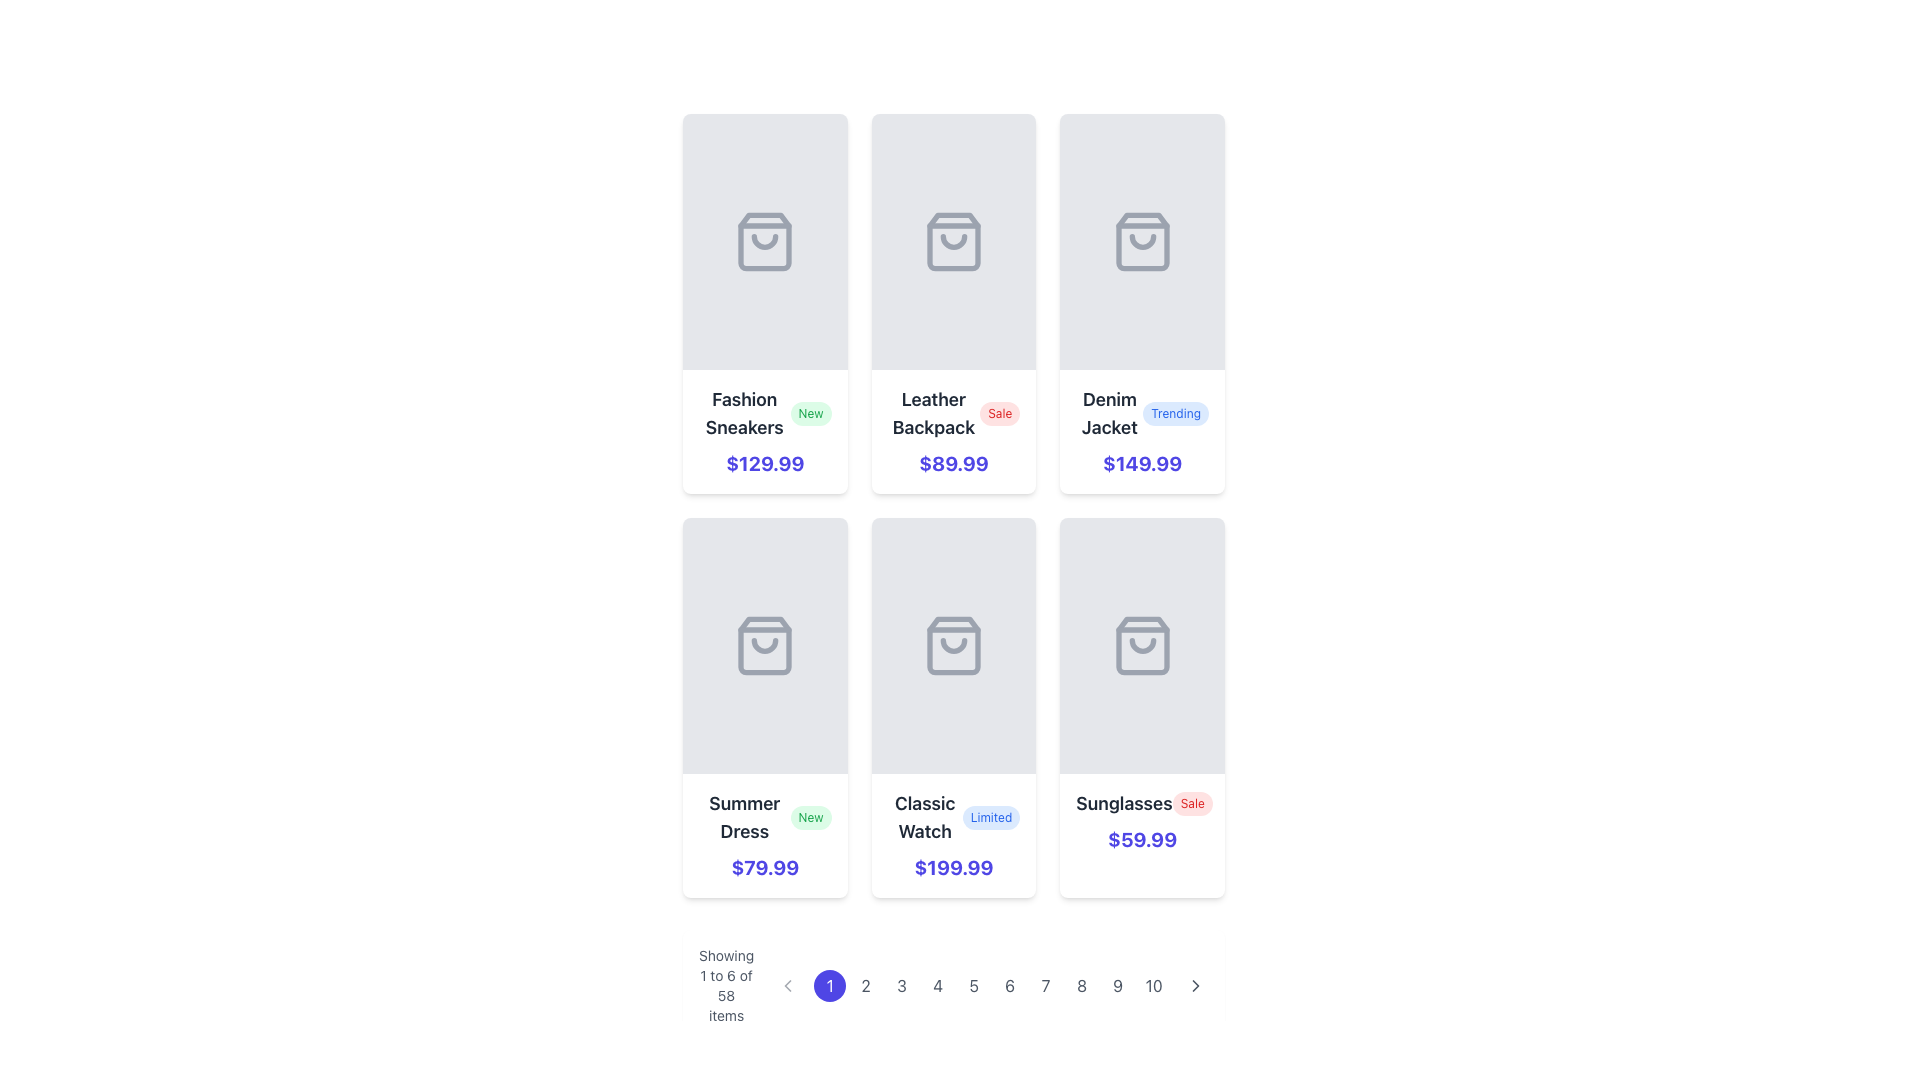 This screenshot has width=1920, height=1080. I want to click on the product information display for 'Summer Dress', which includes its name, designation as a new product, and price, located in the center of the lower row of a two-row grid within the product catalog, so click(764, 836).